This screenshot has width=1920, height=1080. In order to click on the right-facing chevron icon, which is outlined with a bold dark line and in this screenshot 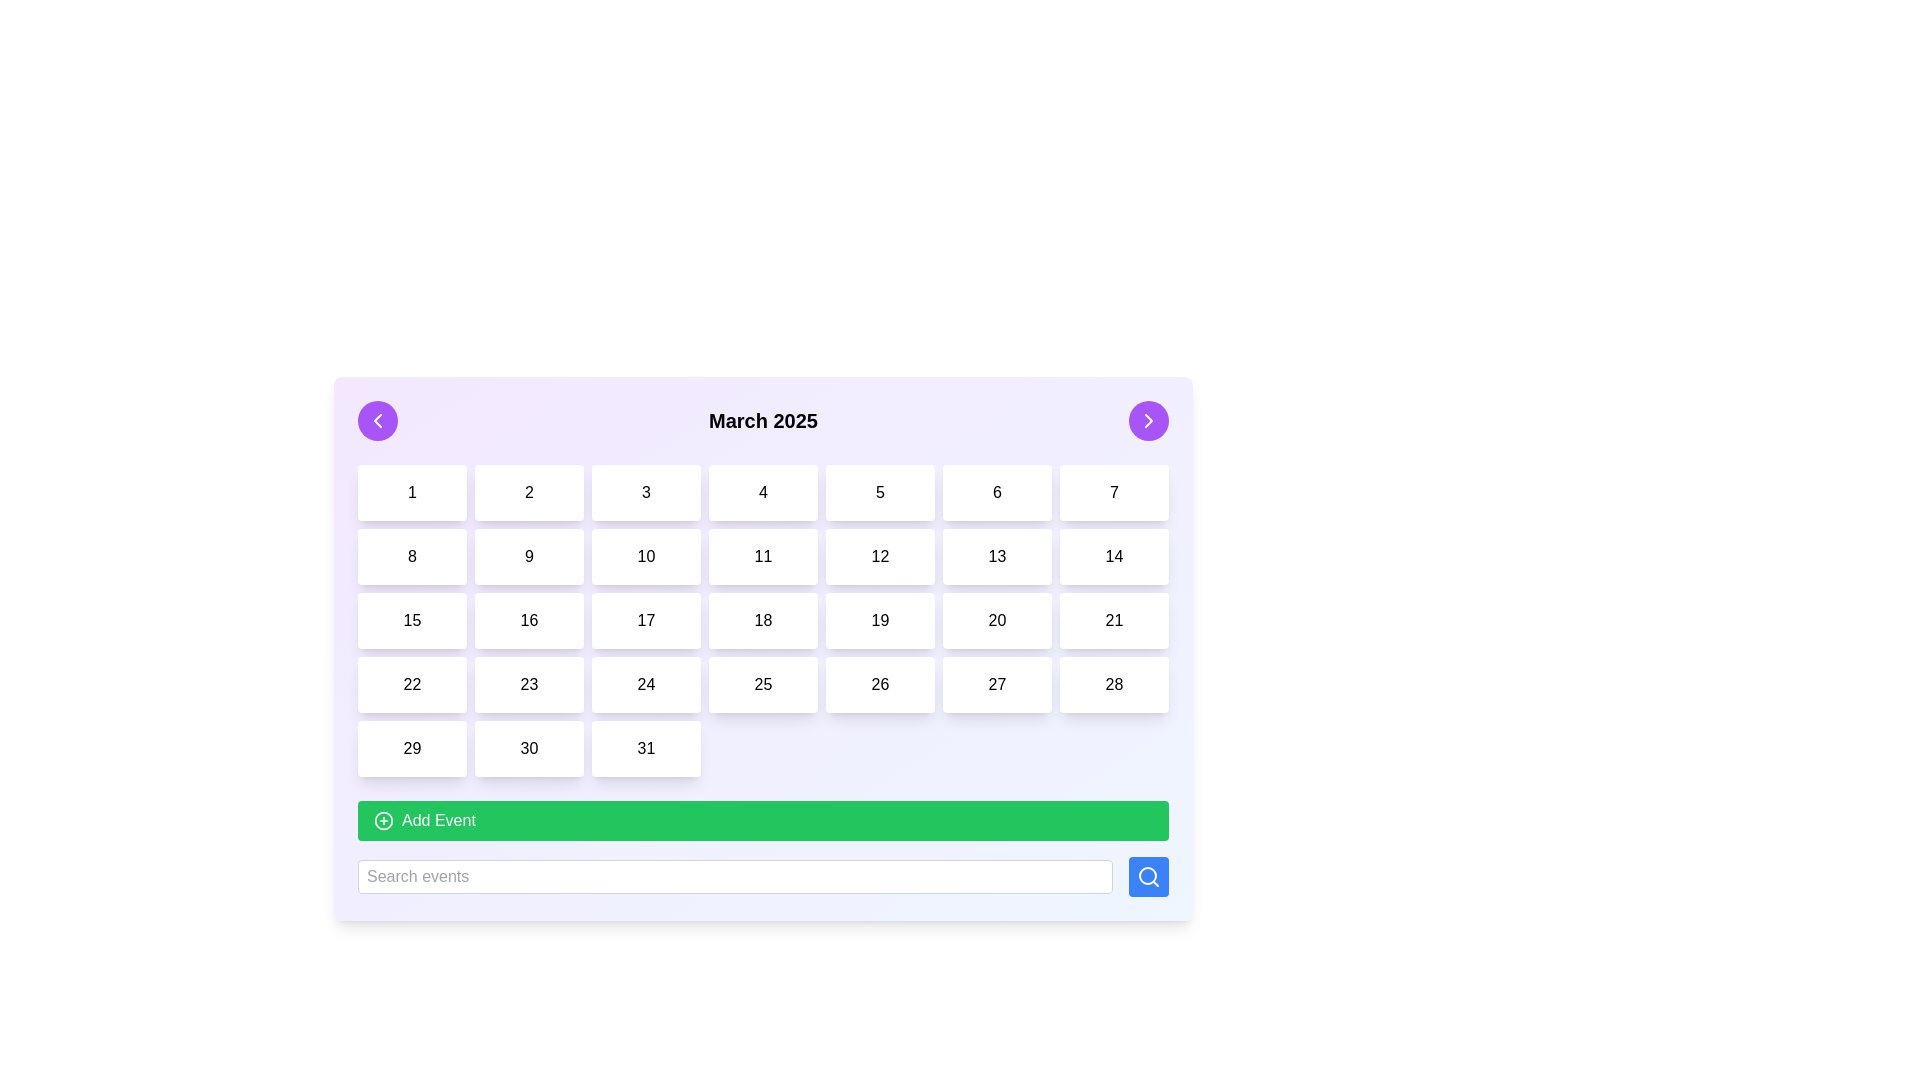, I will do `click(1148, 419)`.